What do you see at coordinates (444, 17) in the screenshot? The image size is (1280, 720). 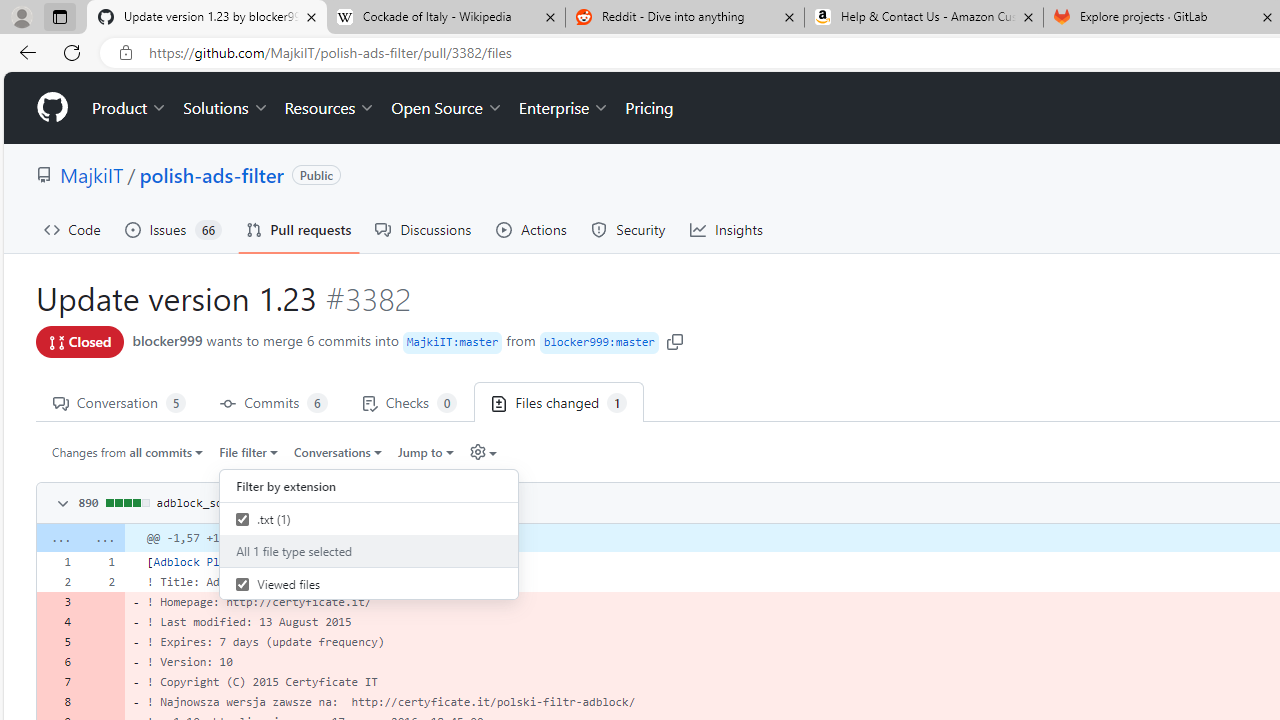 I see `'Cockade of Italy - Wikipedia'` at bounding box center [444, 17].